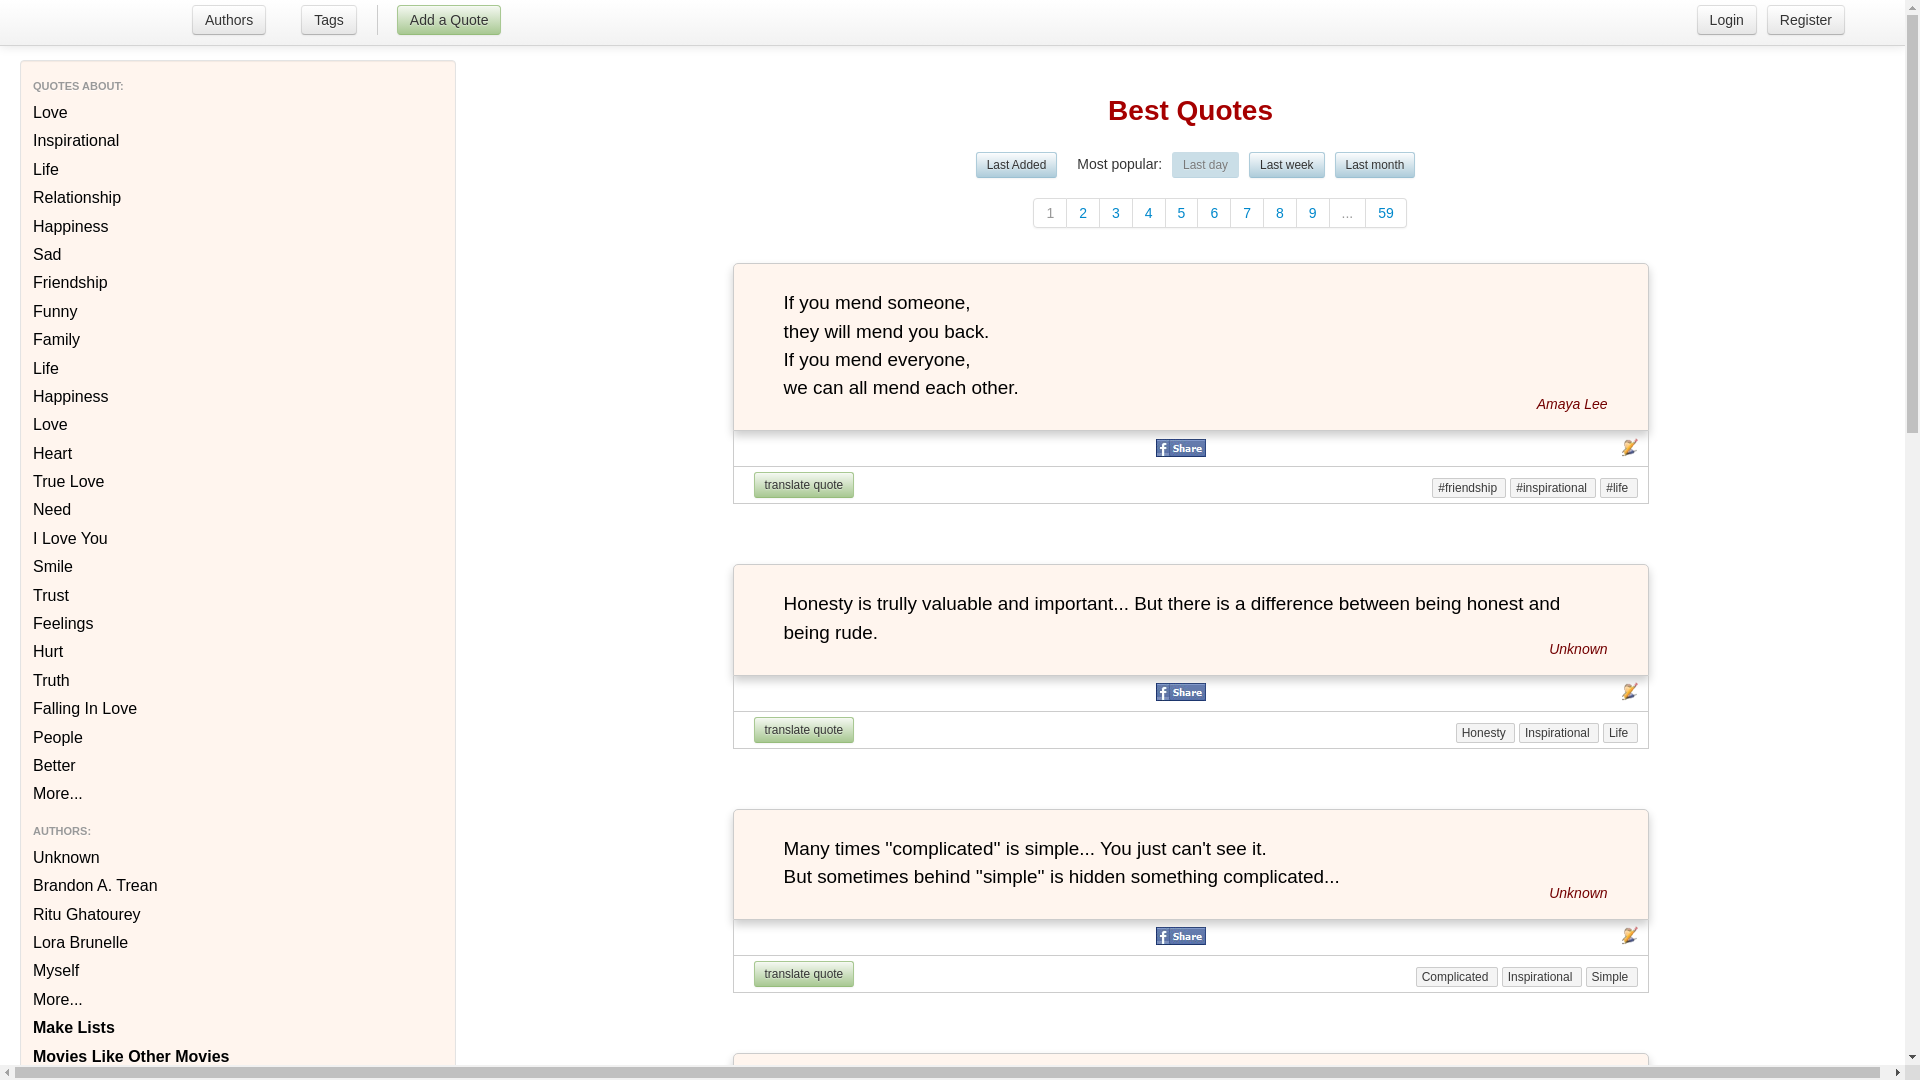 The height and width of the screenshot is (1080, 1920). What do you see at coordinates (1280, 212) in the screenshot?
I see `'8'` at bounding box center [1280, 212].